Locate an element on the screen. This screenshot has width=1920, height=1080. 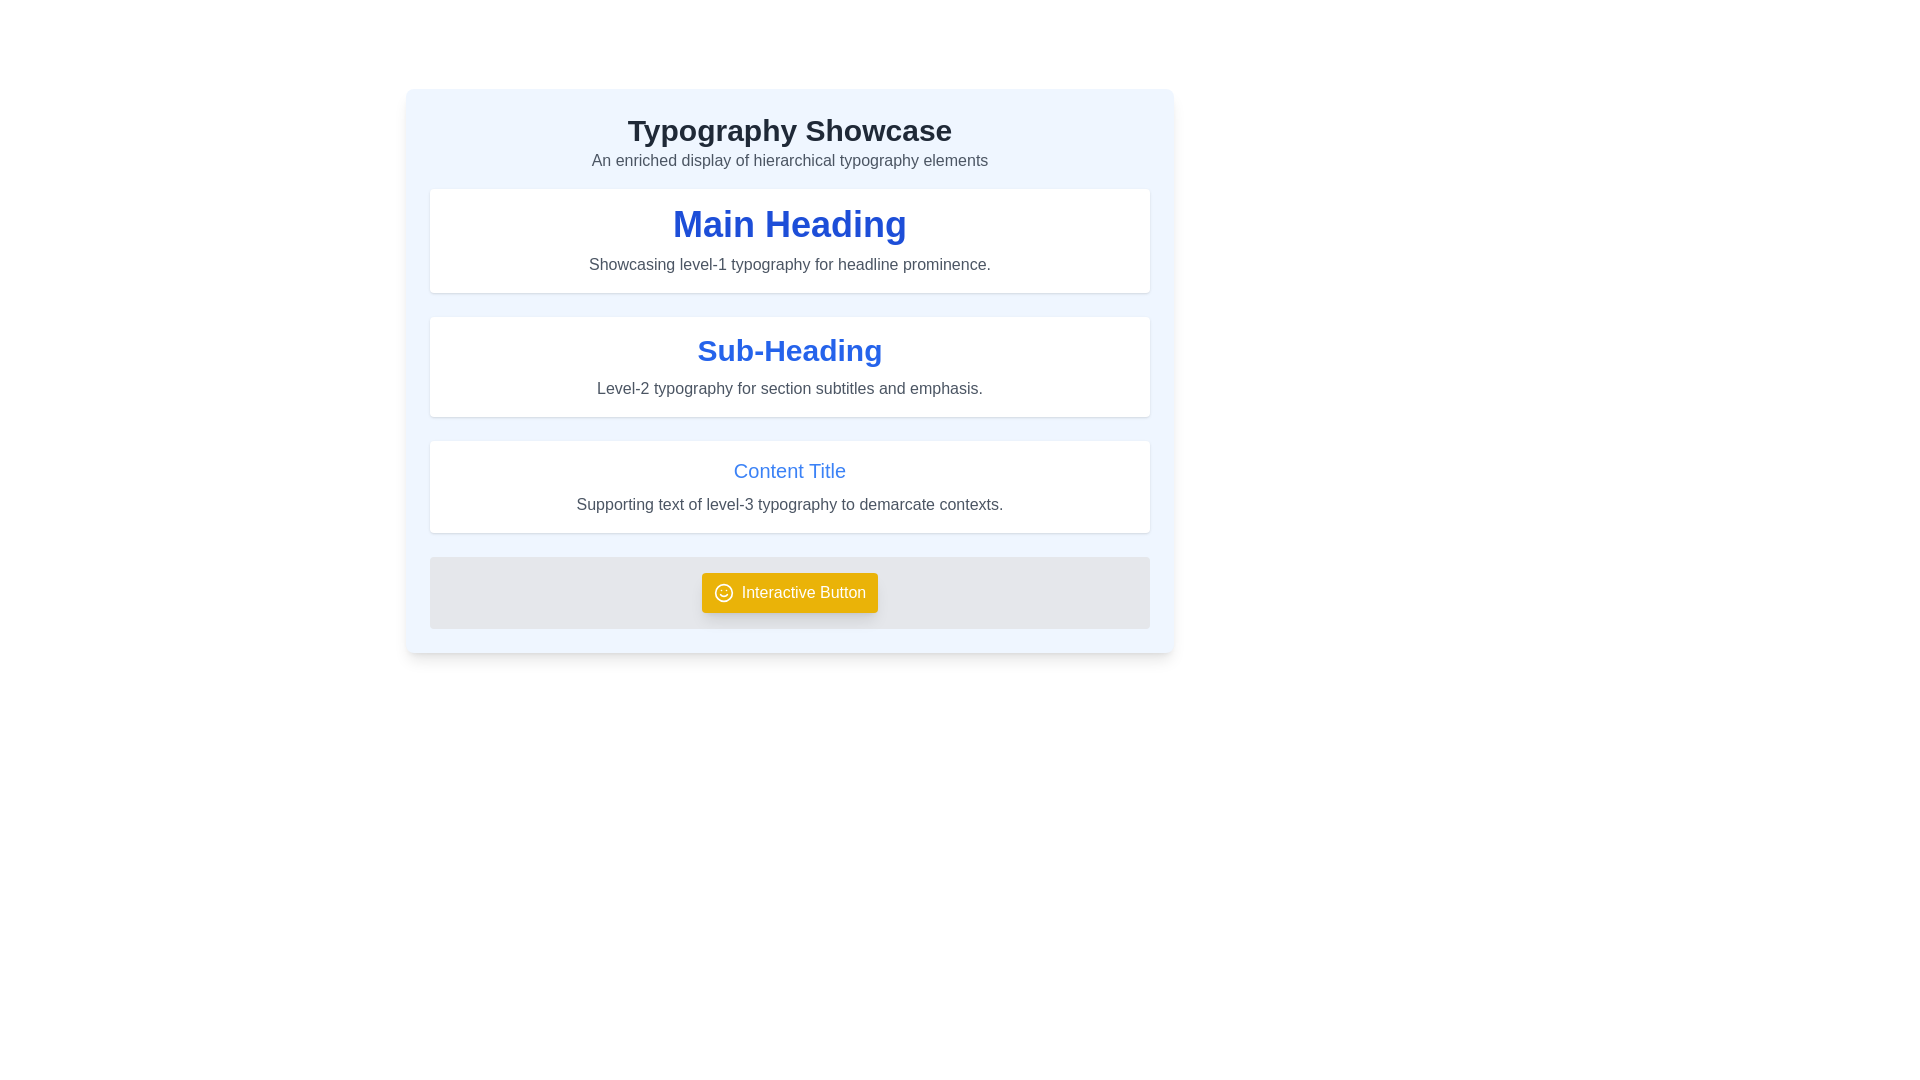
the yellow circular element with a white stroke that is part of an SVG icon, located near the bottom section of the interface, associated with the 'Interactive Button' is located at coordinates (722, 592).